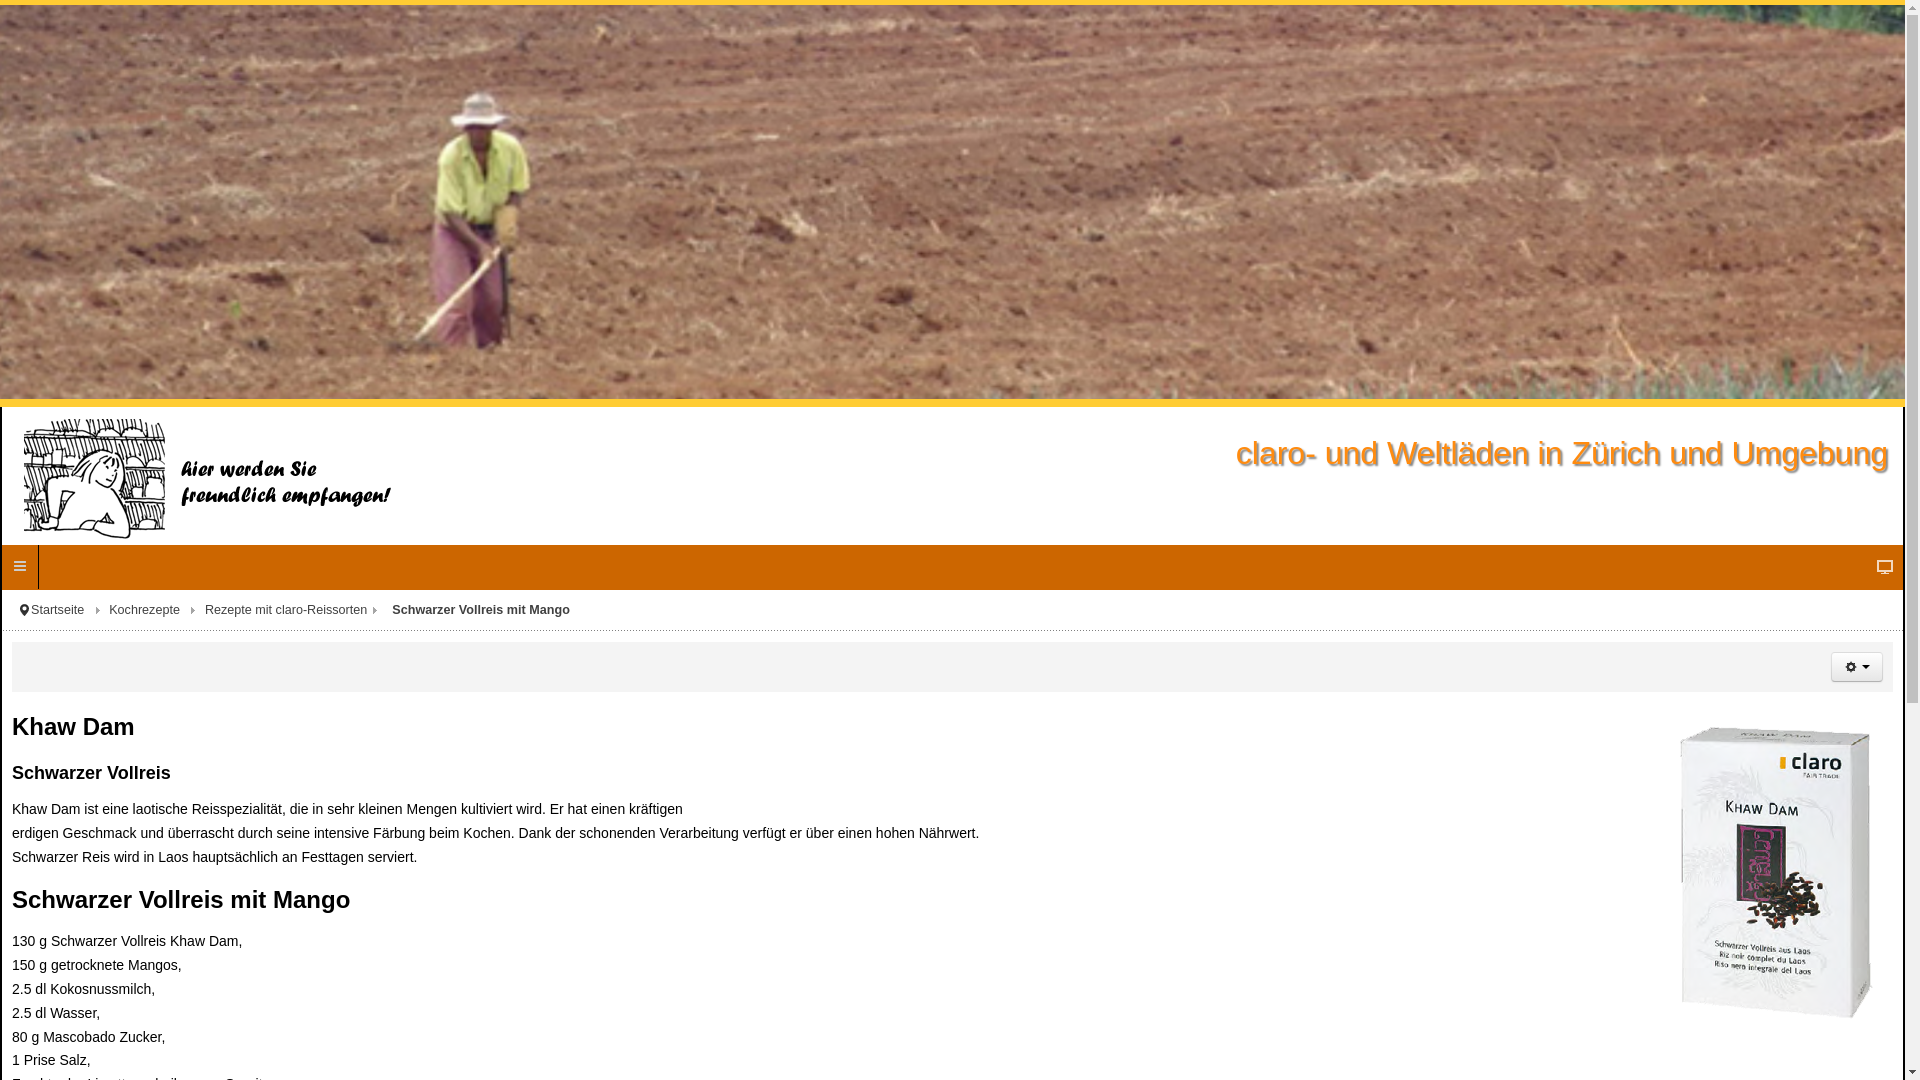 Image resolution: width=1920 pixels, height=1080 pixels. What do you see at coordinates (70, 608) in the screenshot?
I see `'Startseite'` at bounding box center [70, 608].